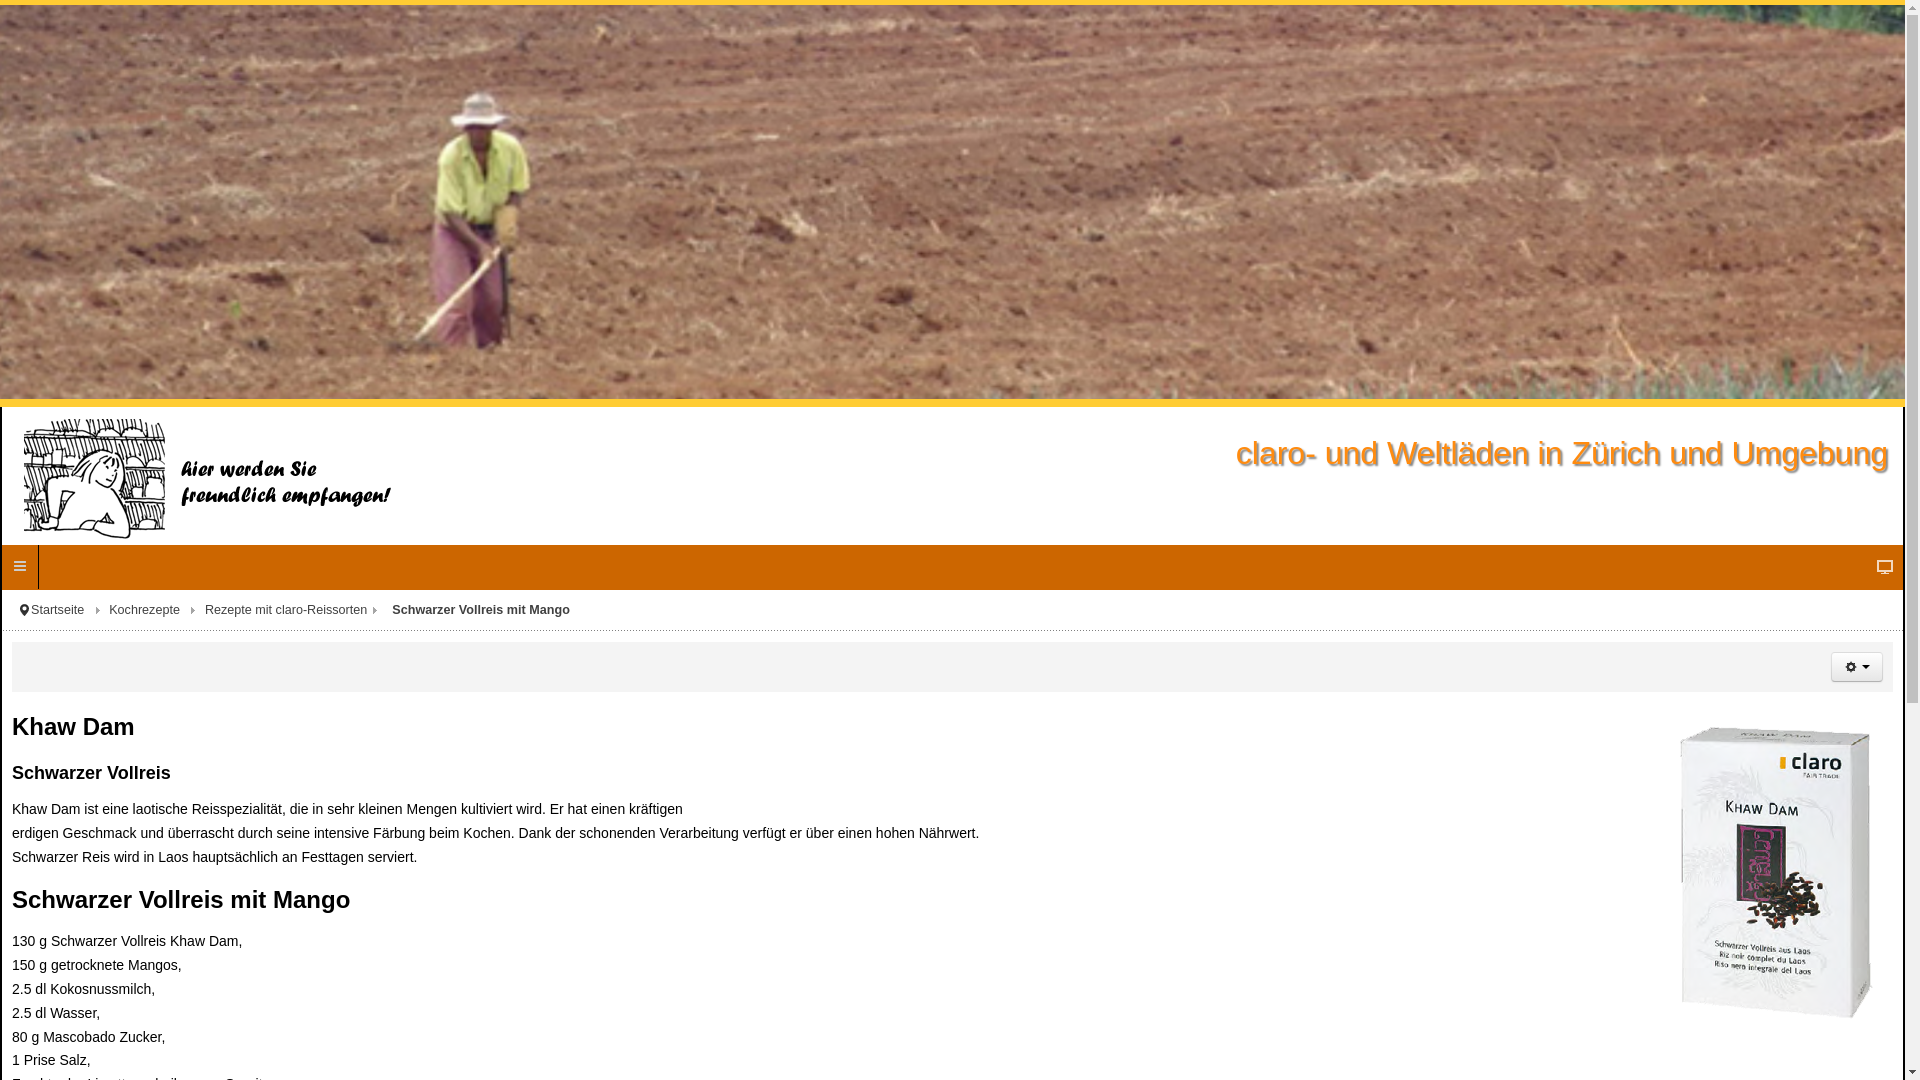 Image resolution: width=1920 pixels, height=1080 pixels. What do you see at coordinates (70, 608) in the screenshot?
I see `'Startseite'` at bounding box center [70, 608].